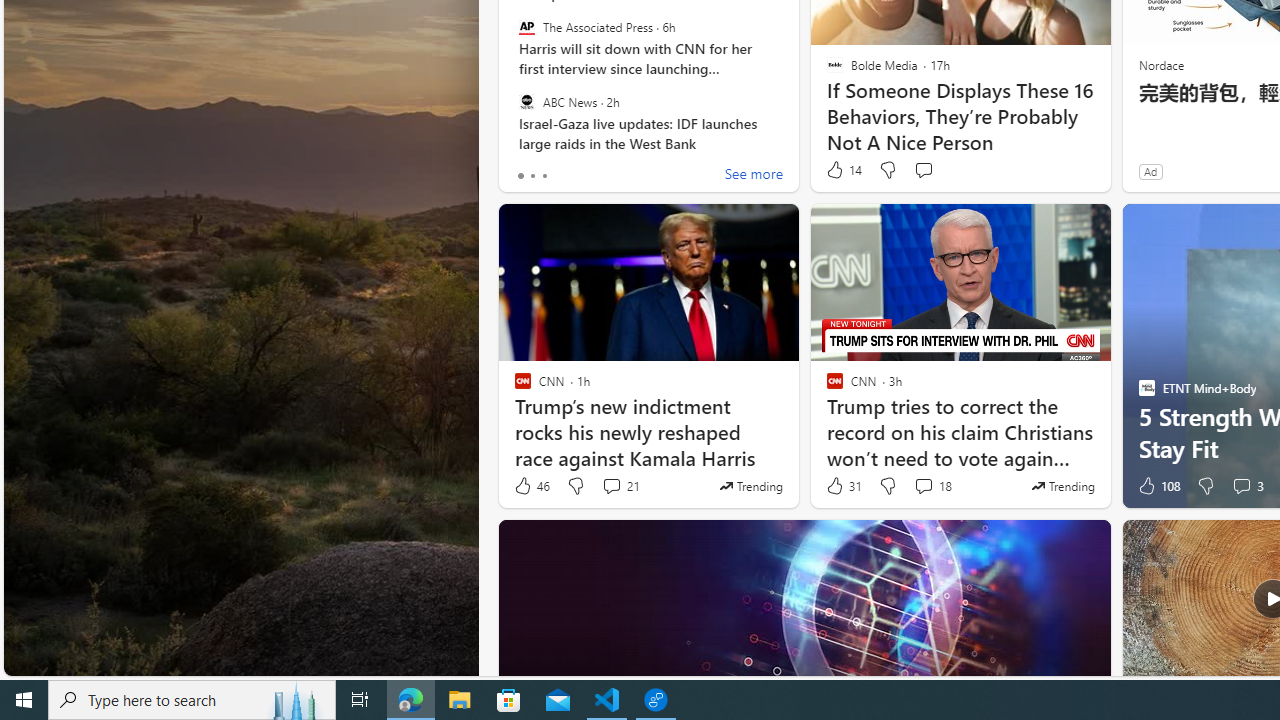  What do you see at coordinates (1157, 486) in the screenshot?
I see `'108 Like'` at bounding box center [1157, 486].